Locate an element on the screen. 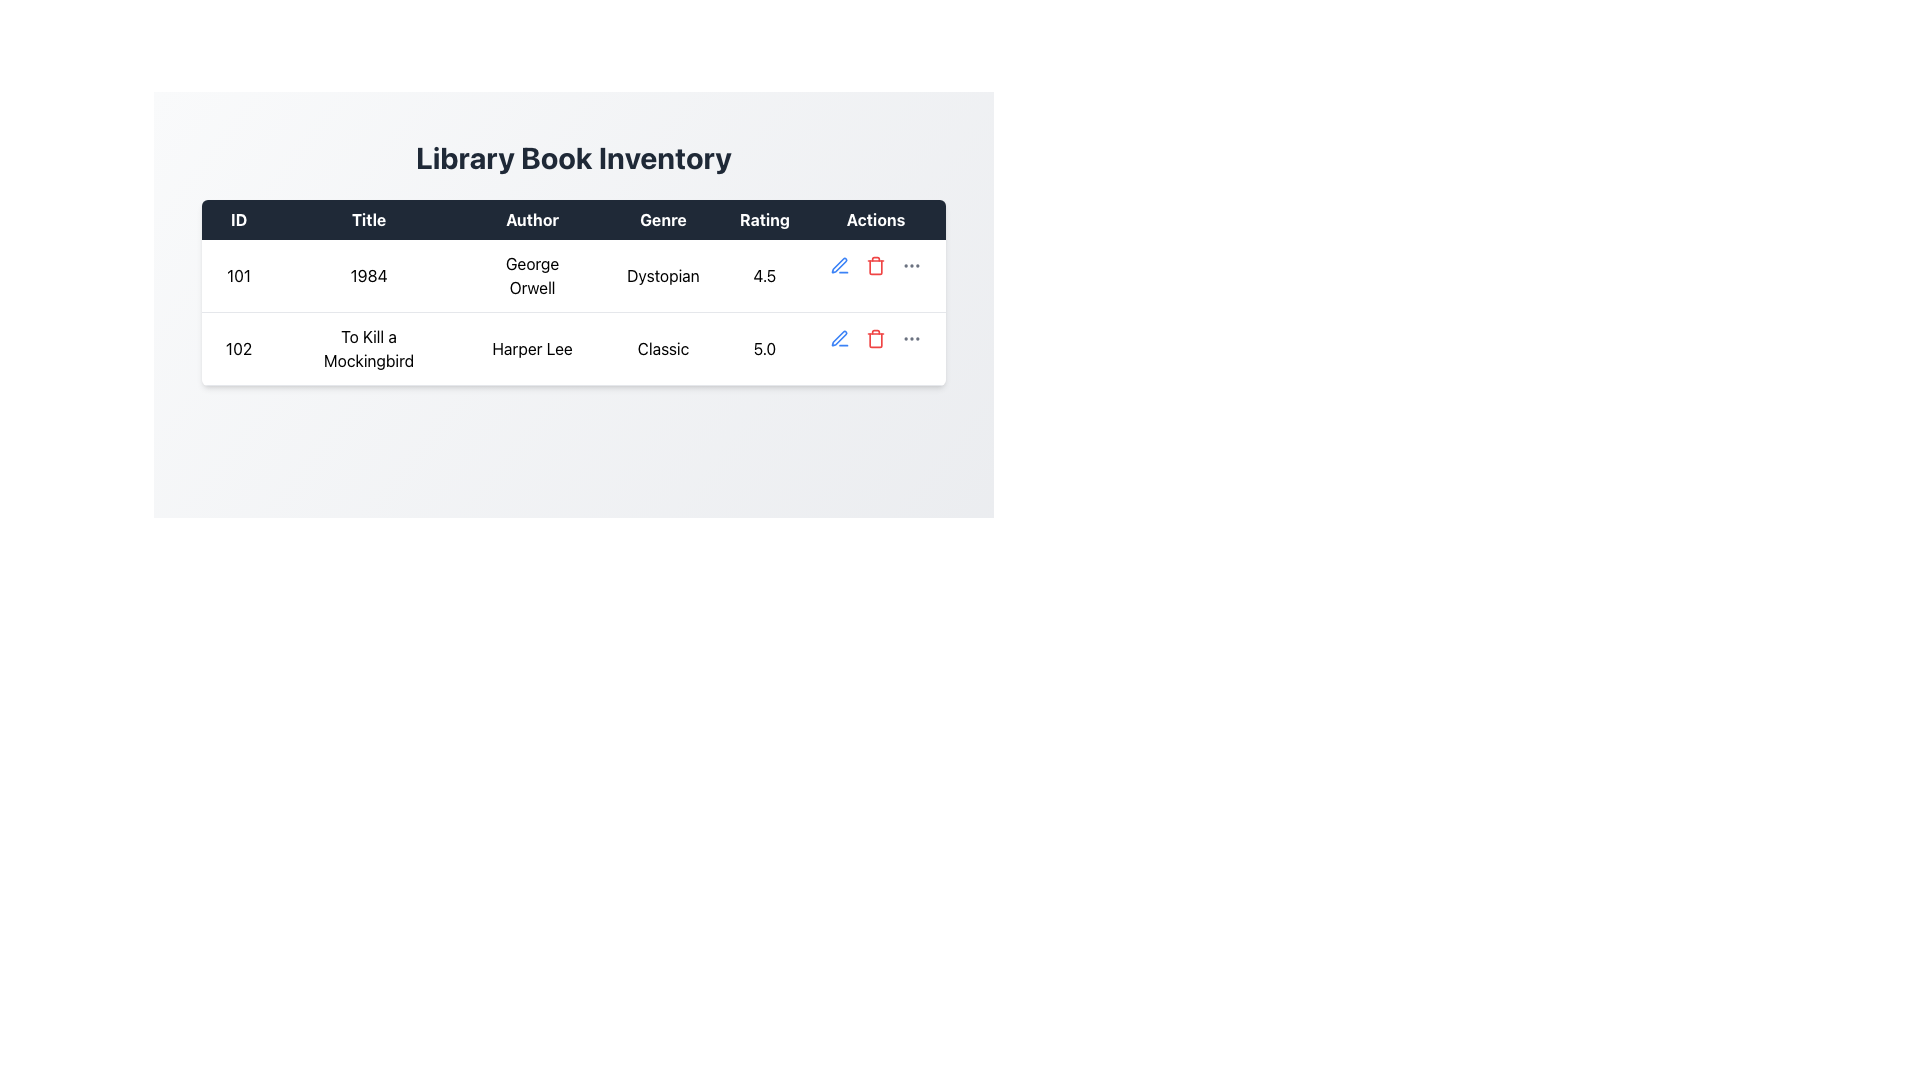 Image resolution: width=1920 pixels, height=1080 pixels. the rectangular text label displaying the word 'Dystopian' in the Genre column of the Library Book Inventory table is located at coordinates (663, 276).